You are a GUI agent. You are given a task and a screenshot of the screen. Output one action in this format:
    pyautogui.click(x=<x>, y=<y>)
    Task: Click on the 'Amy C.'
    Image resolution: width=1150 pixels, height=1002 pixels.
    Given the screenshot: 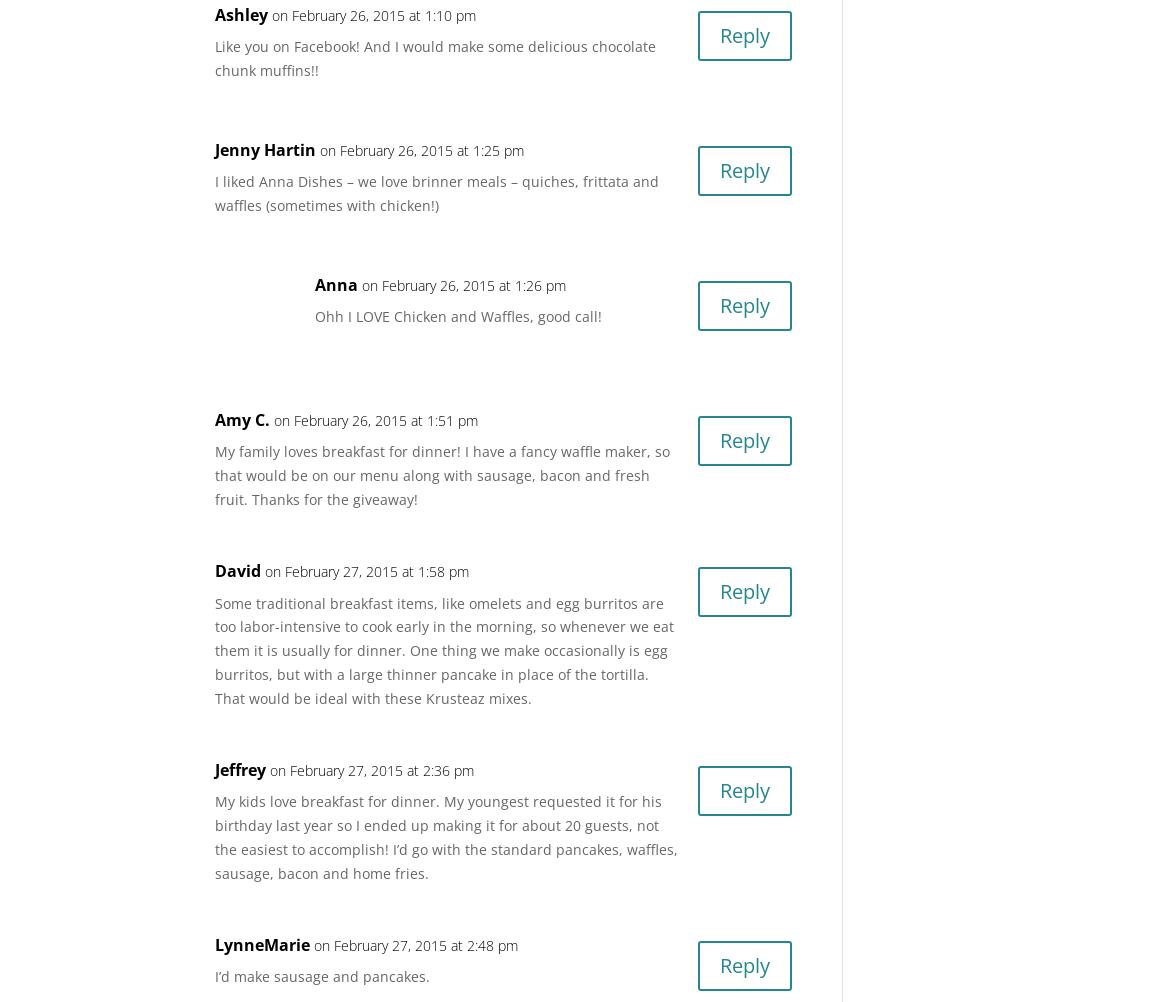 What is the action you would take?
    pyautogui.click(x=241, y=418)
    